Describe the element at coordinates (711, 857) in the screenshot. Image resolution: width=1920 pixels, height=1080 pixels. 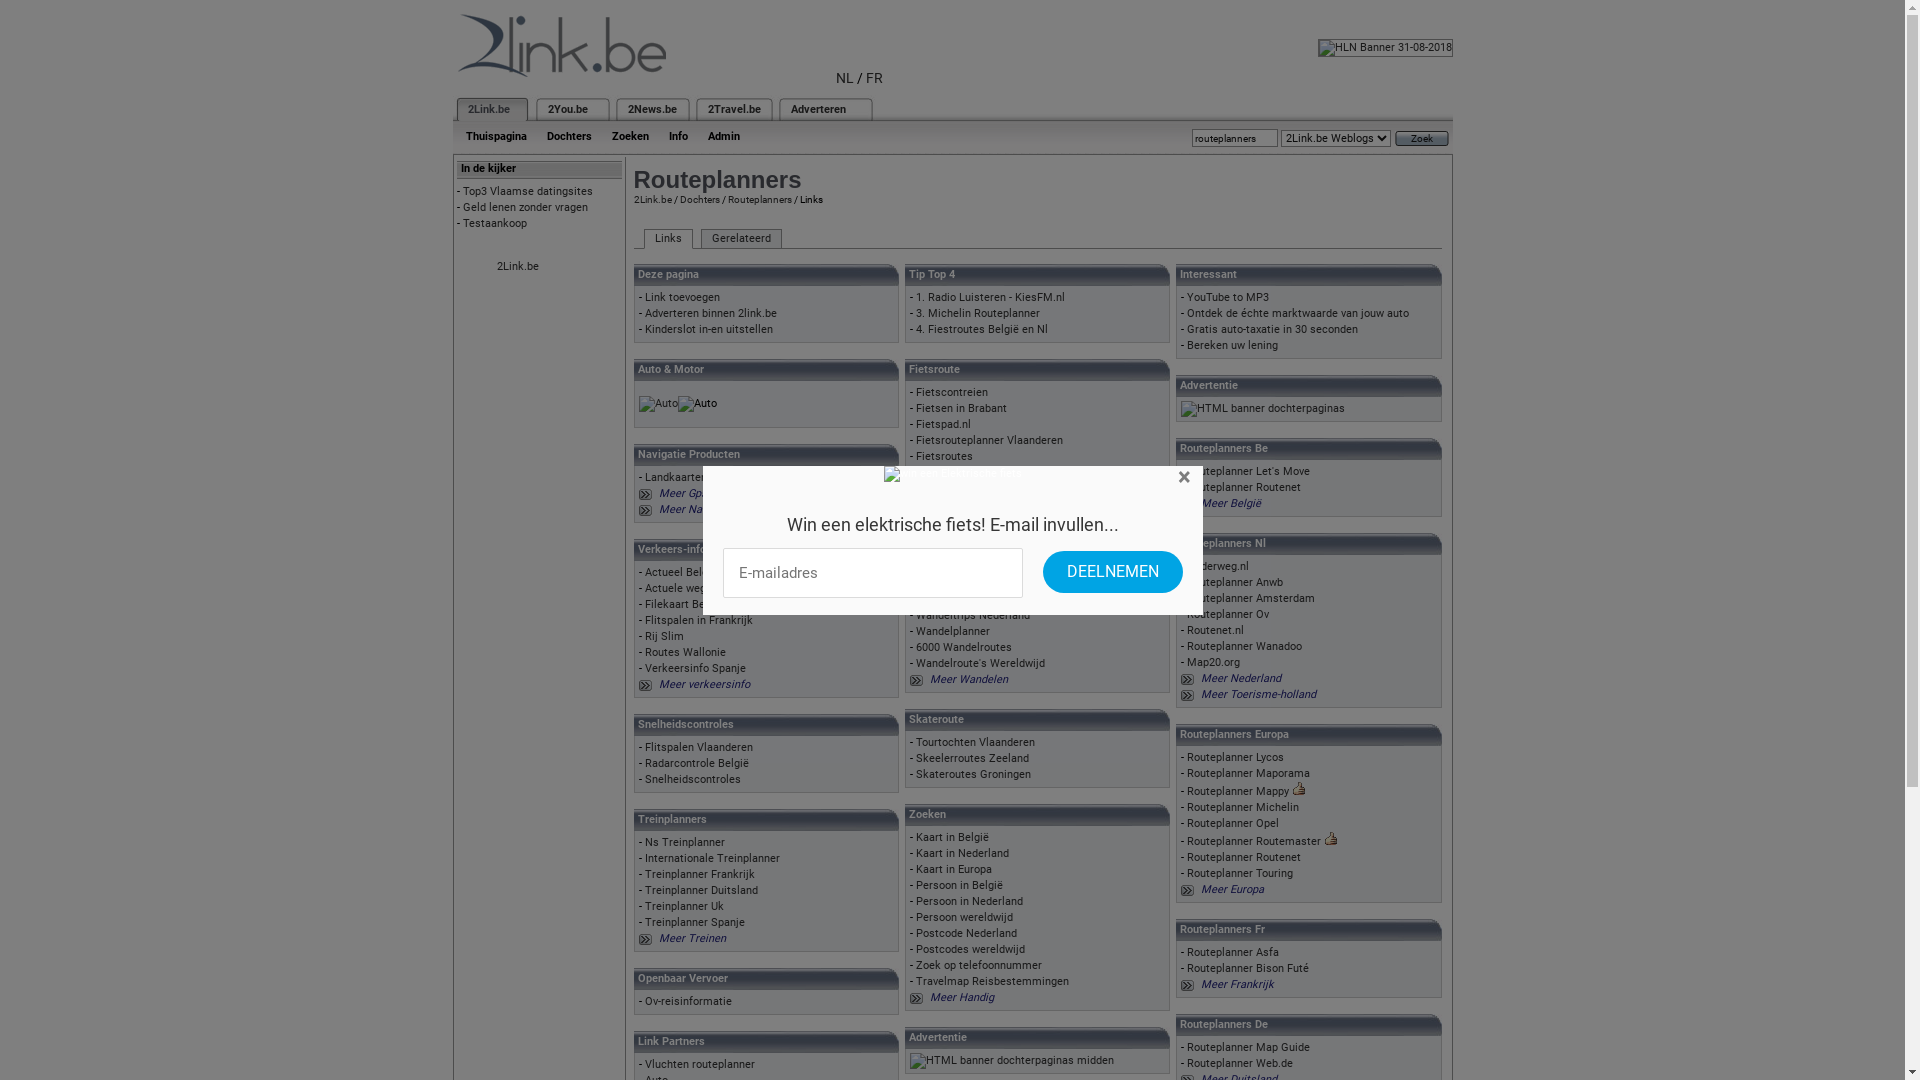
I see `'Internationale Treinplanner'` at that location.